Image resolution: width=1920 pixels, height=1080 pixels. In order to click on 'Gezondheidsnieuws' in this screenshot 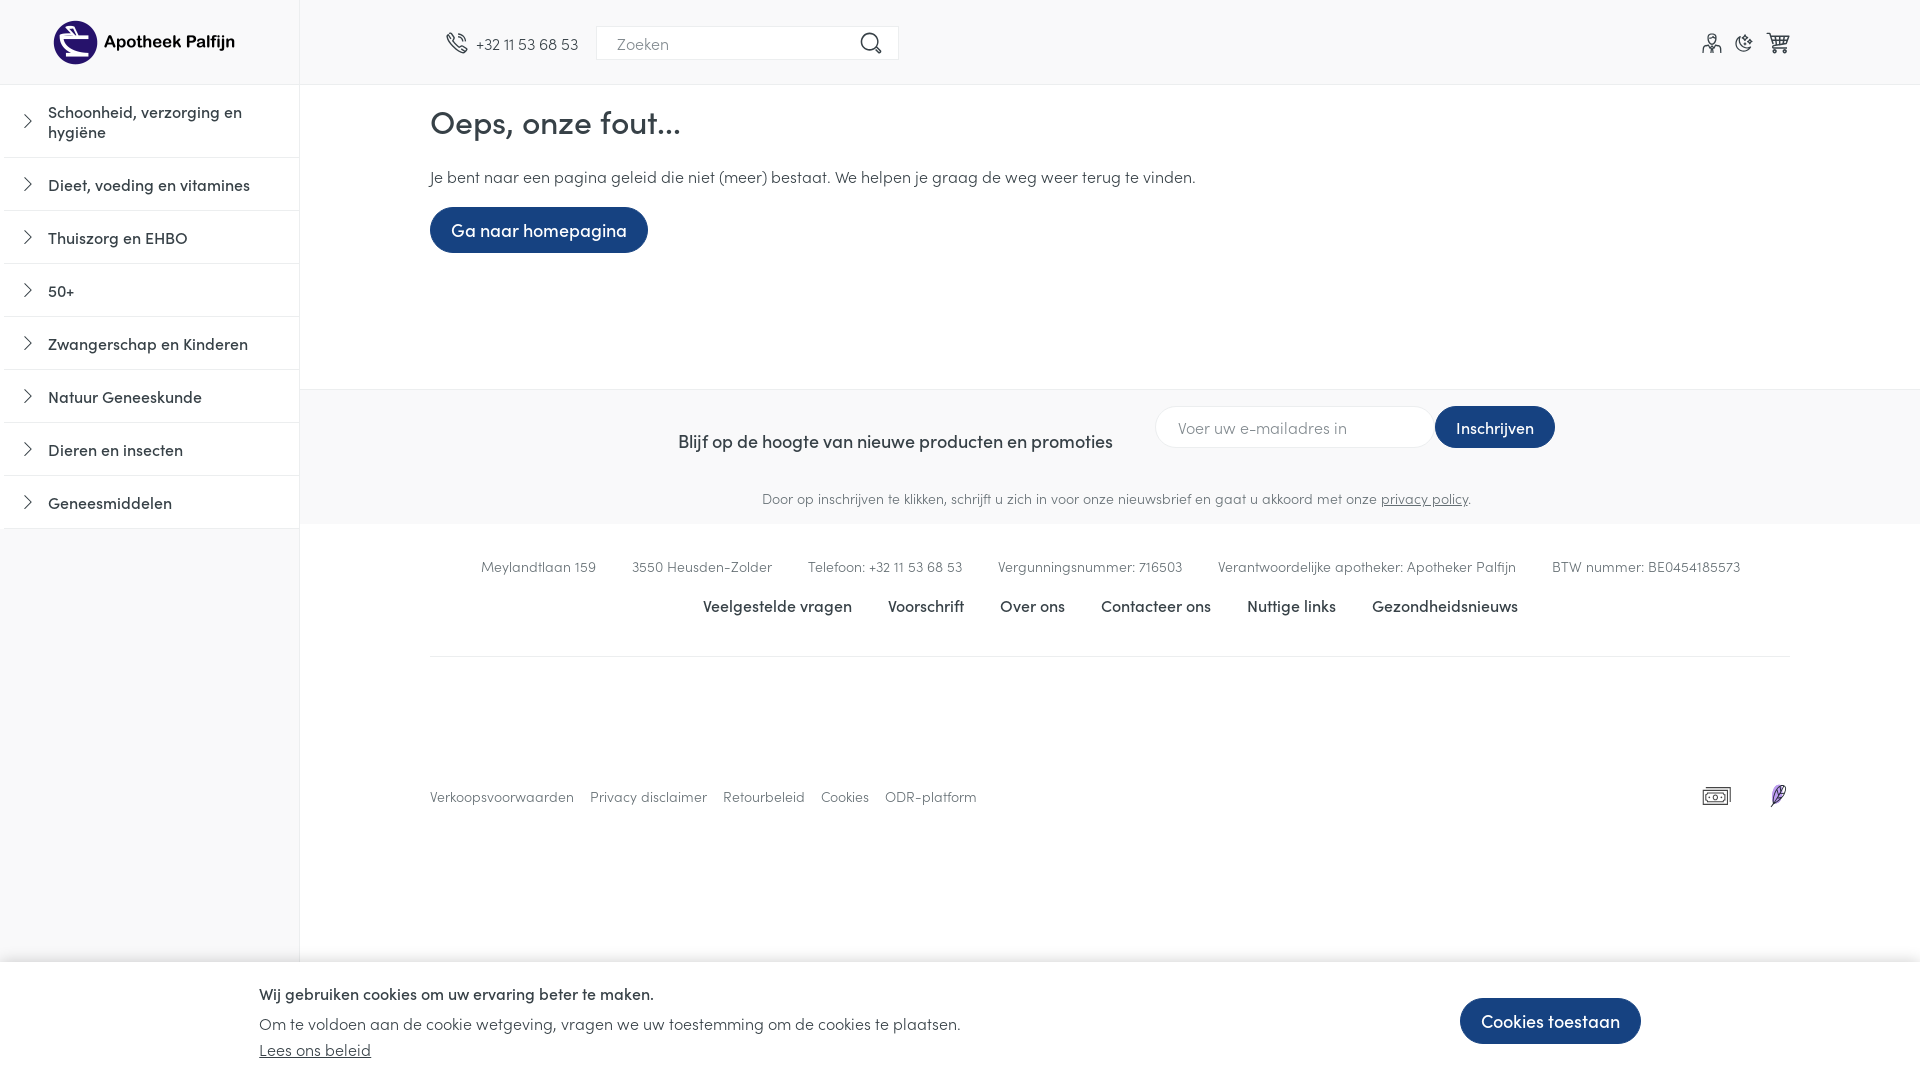, I will do `click(1444, 604)`.